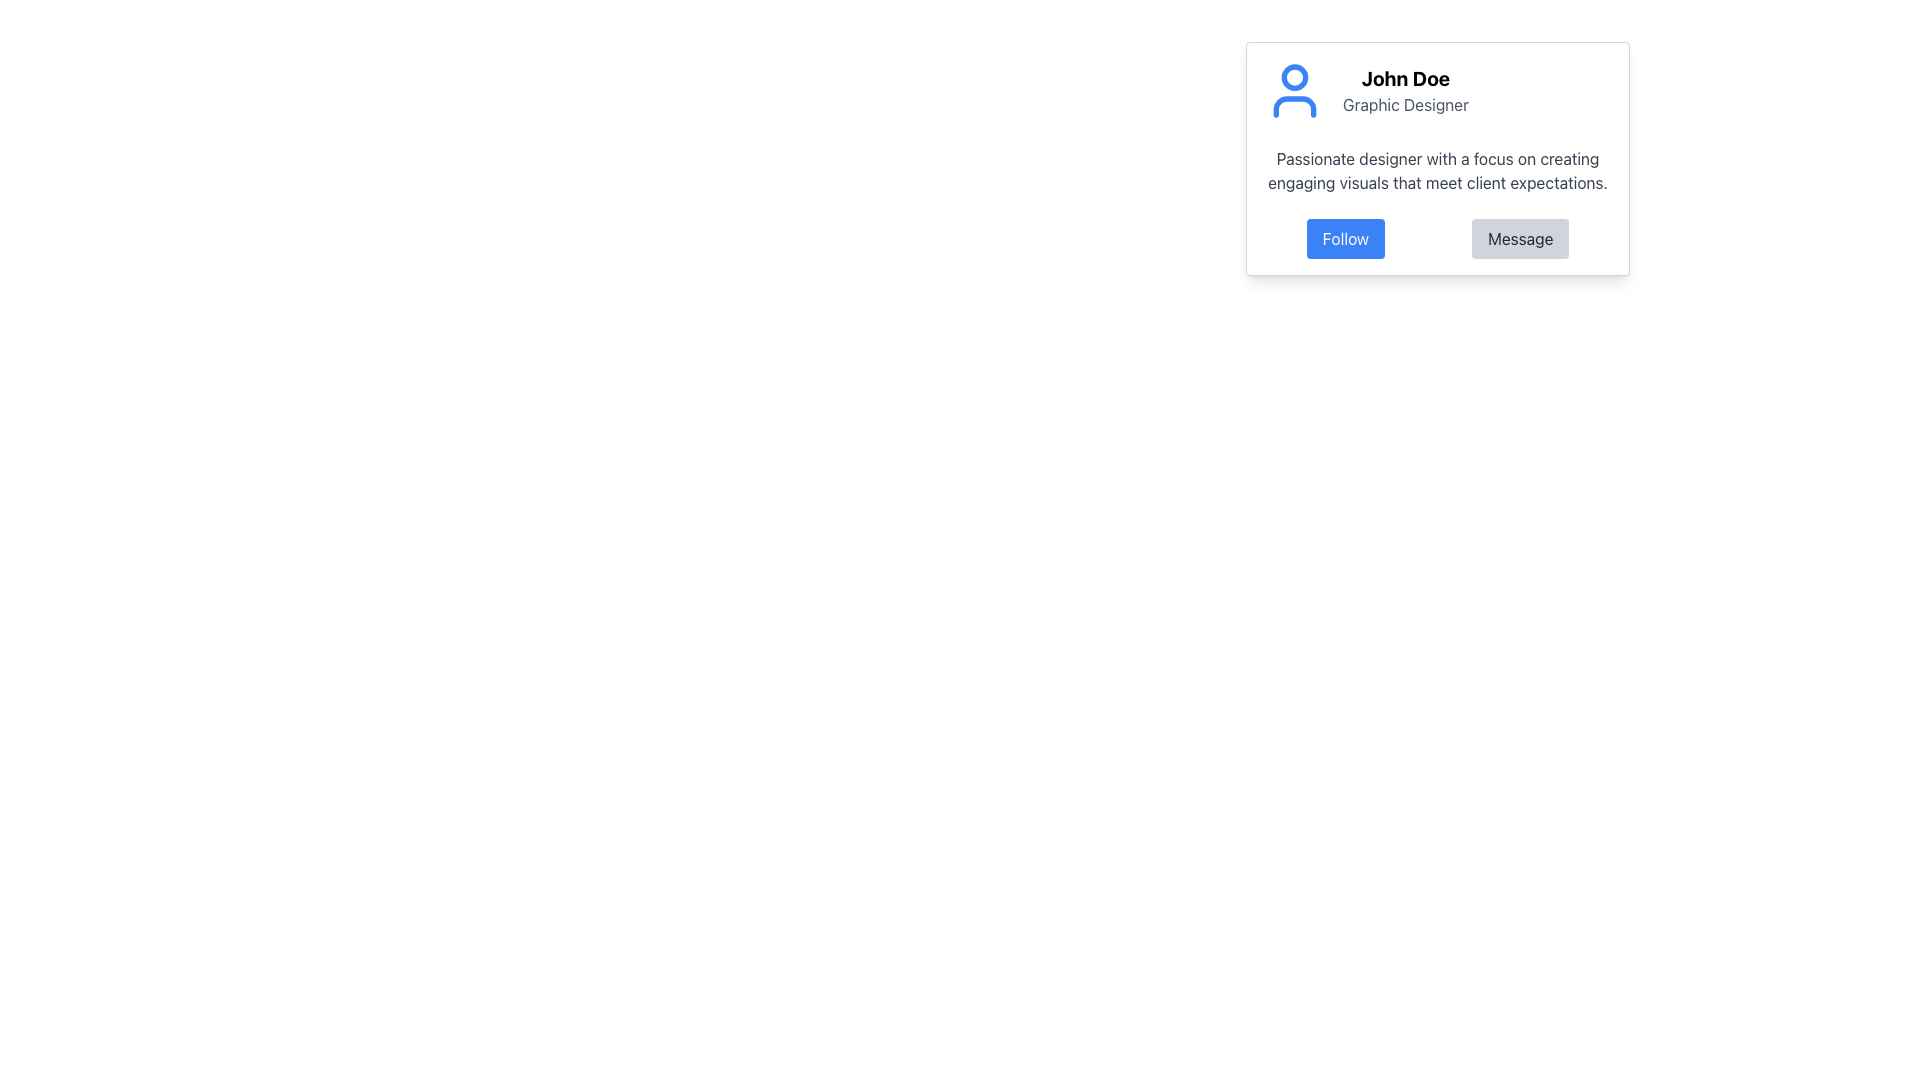 The height and width of the screenshot is (1080, 1920). What do you see at coordinates (1437, 169) in the screenshot?
I see `the text block element styled in a subdued grayish font (class 'text-gray-700') that contains a descriptive sentence about a designer's focus, located within a prominent card structure, directly below the name and title, and above the action buttons labeled 'Follow' and 'Message'` at bounding box center [1437, 169].